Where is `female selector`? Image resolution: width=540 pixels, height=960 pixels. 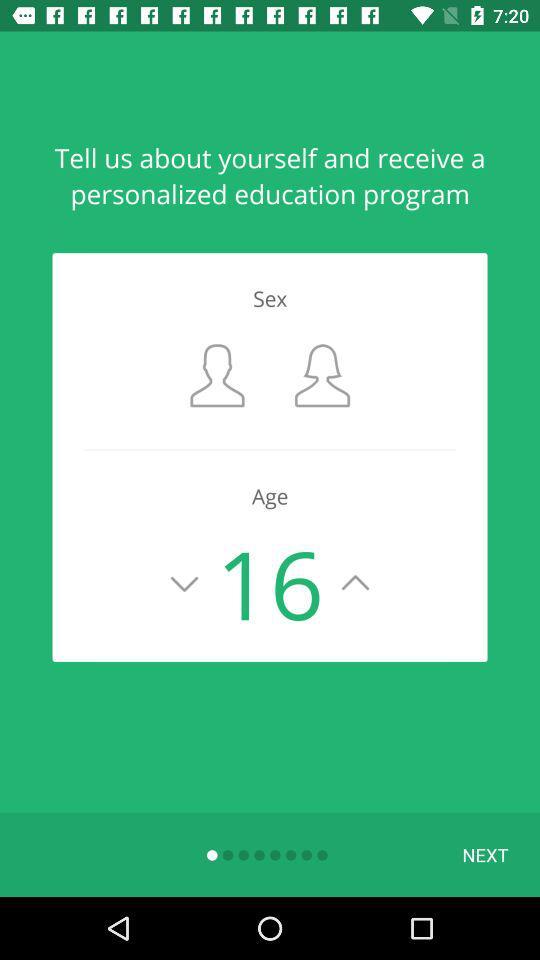
female selector is located at coordinates (322, 374).